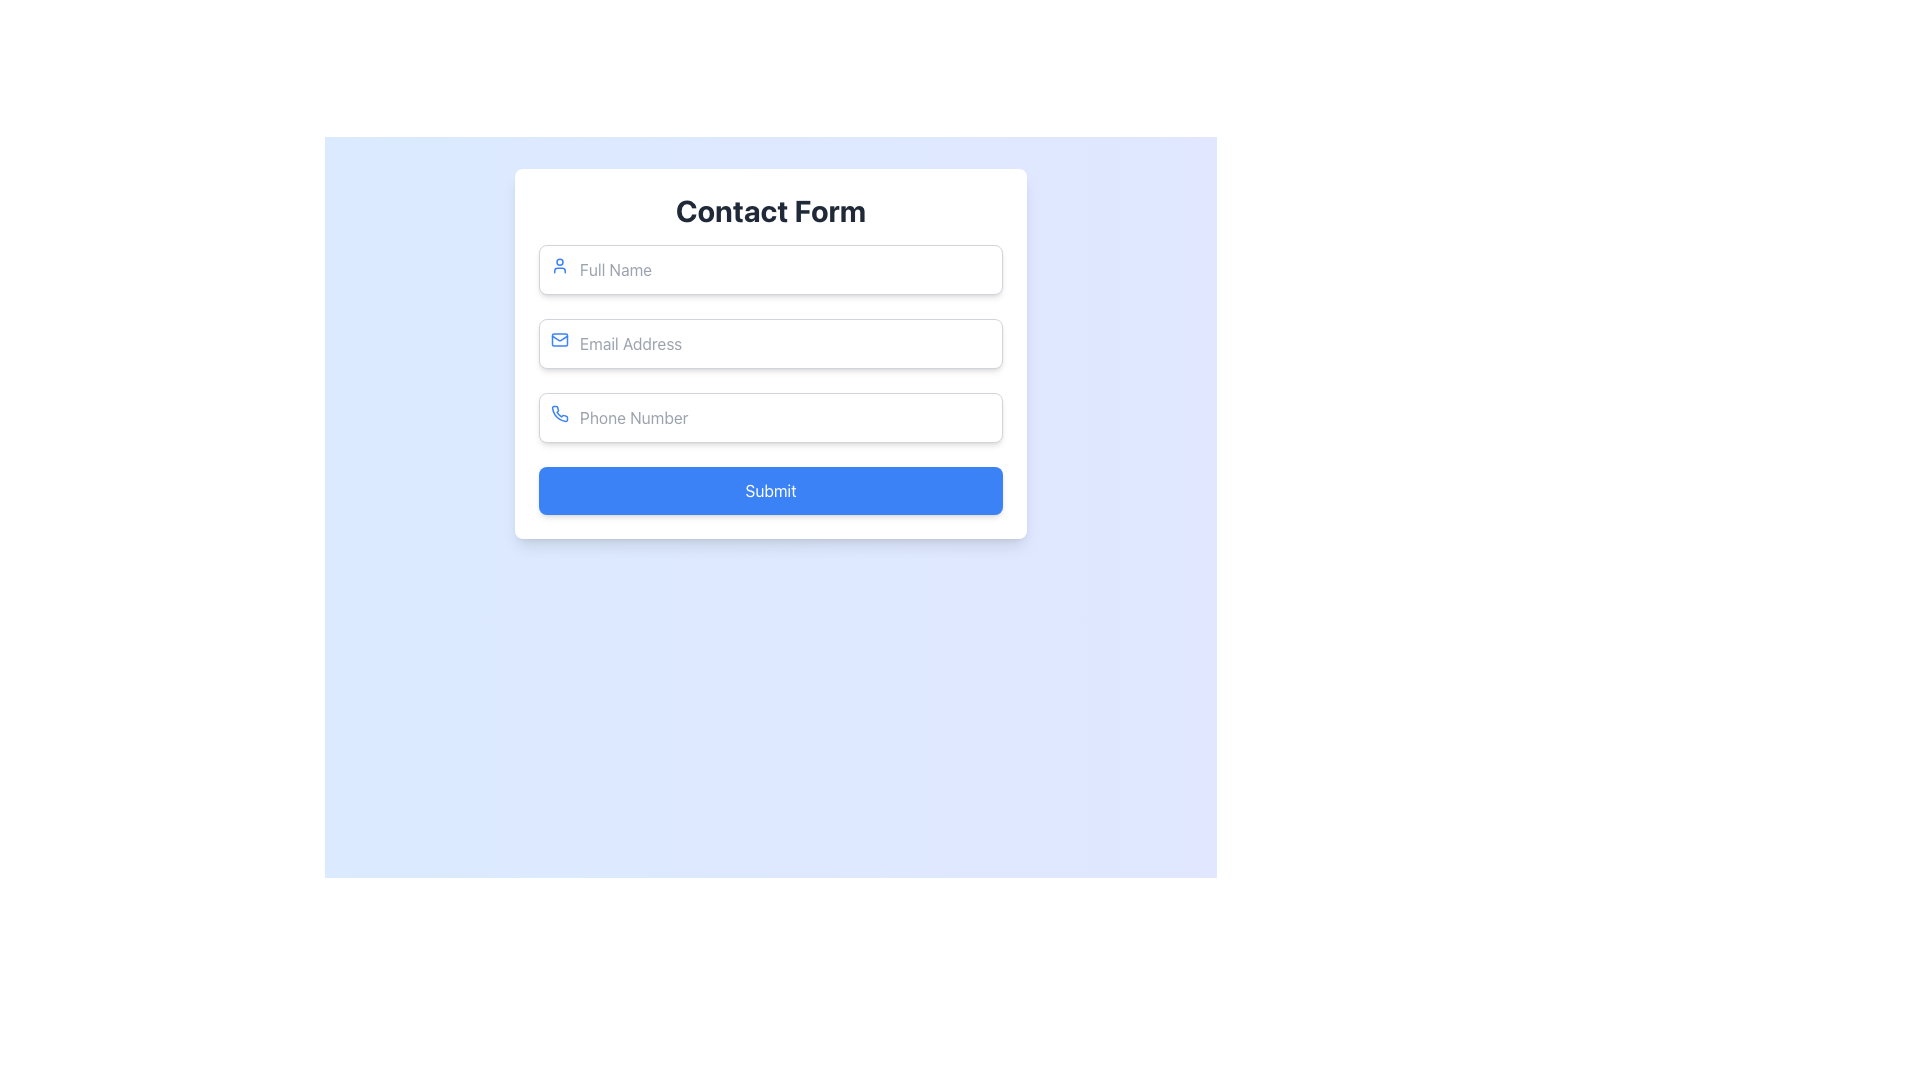 The height and width of the screenshot is (1080, 1920). Describe the element at coordinates (560, 338) in the screenshot. I see `the envelope icon that visually indicates the adjacent input is intended for an email address, positioned to the left of the 'Email Address' input field` at that location.